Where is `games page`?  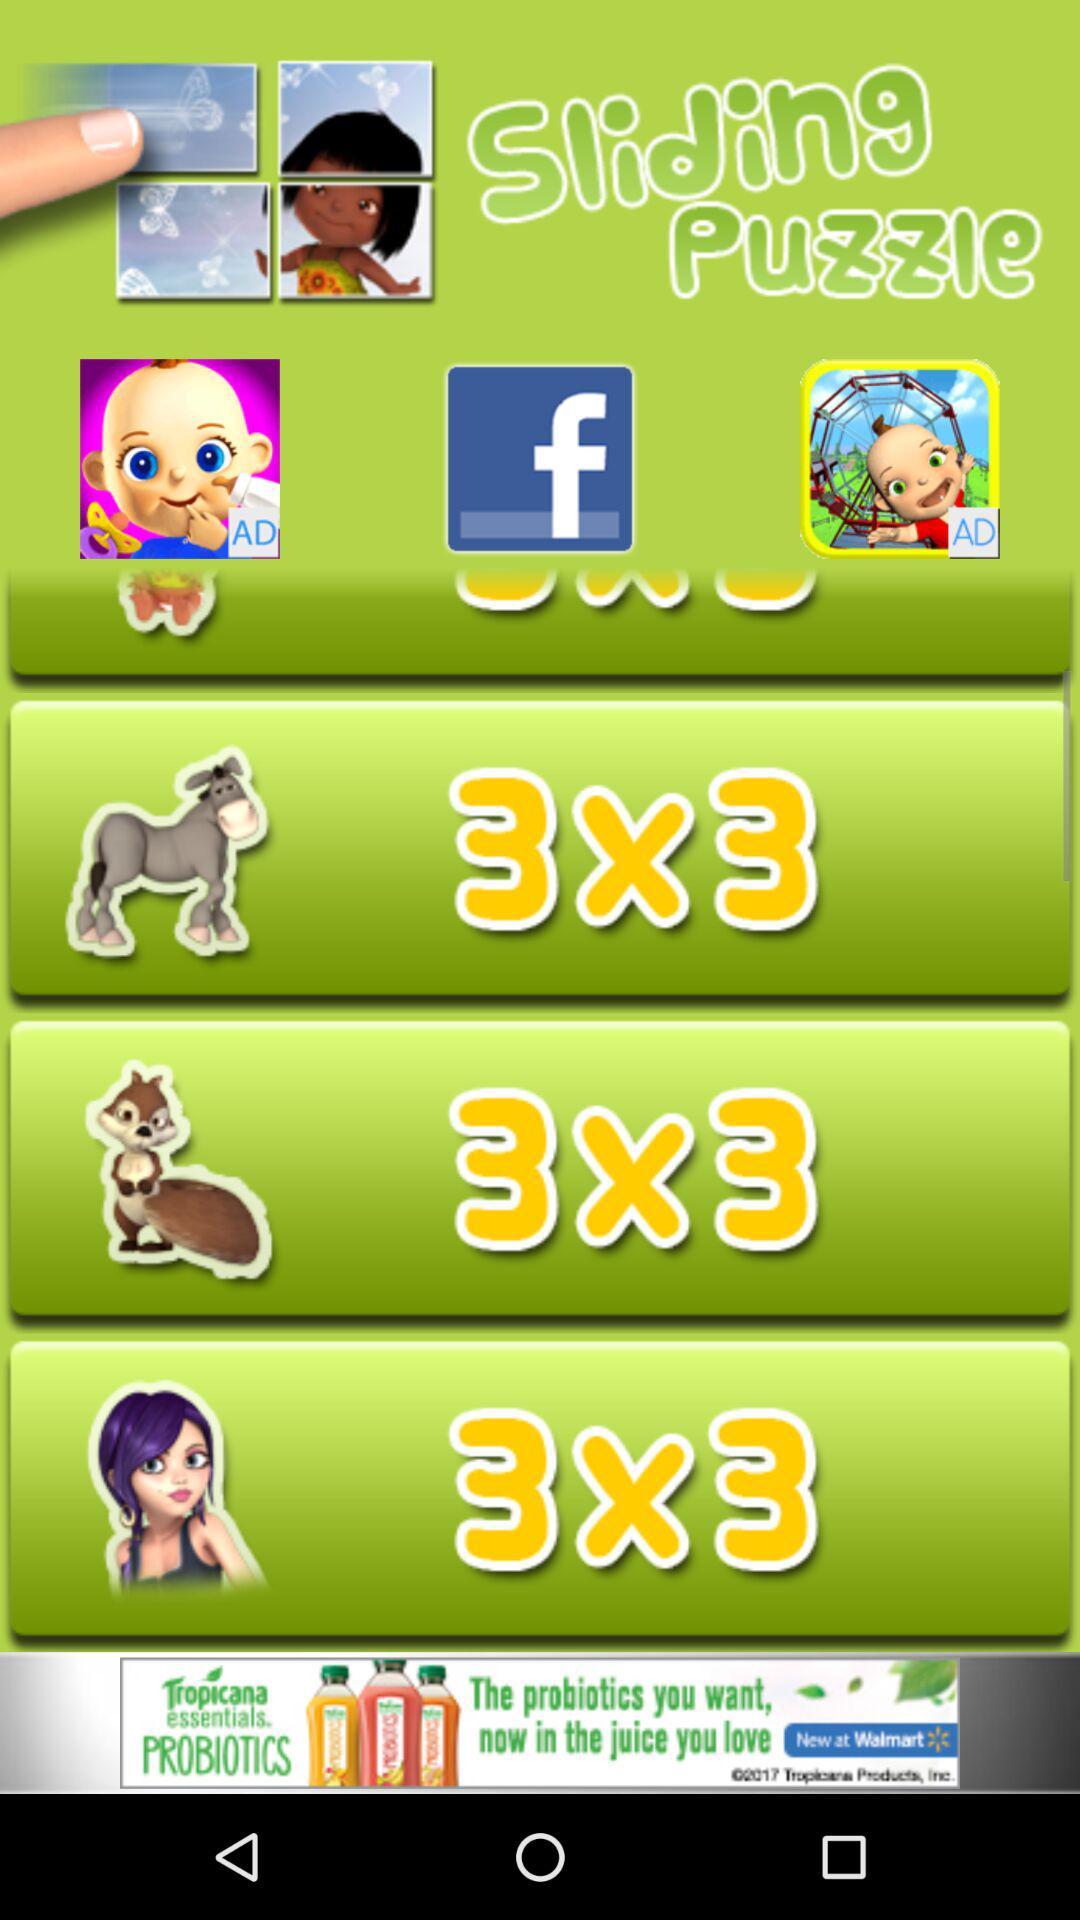 games page is located at coordinates (180, 458).